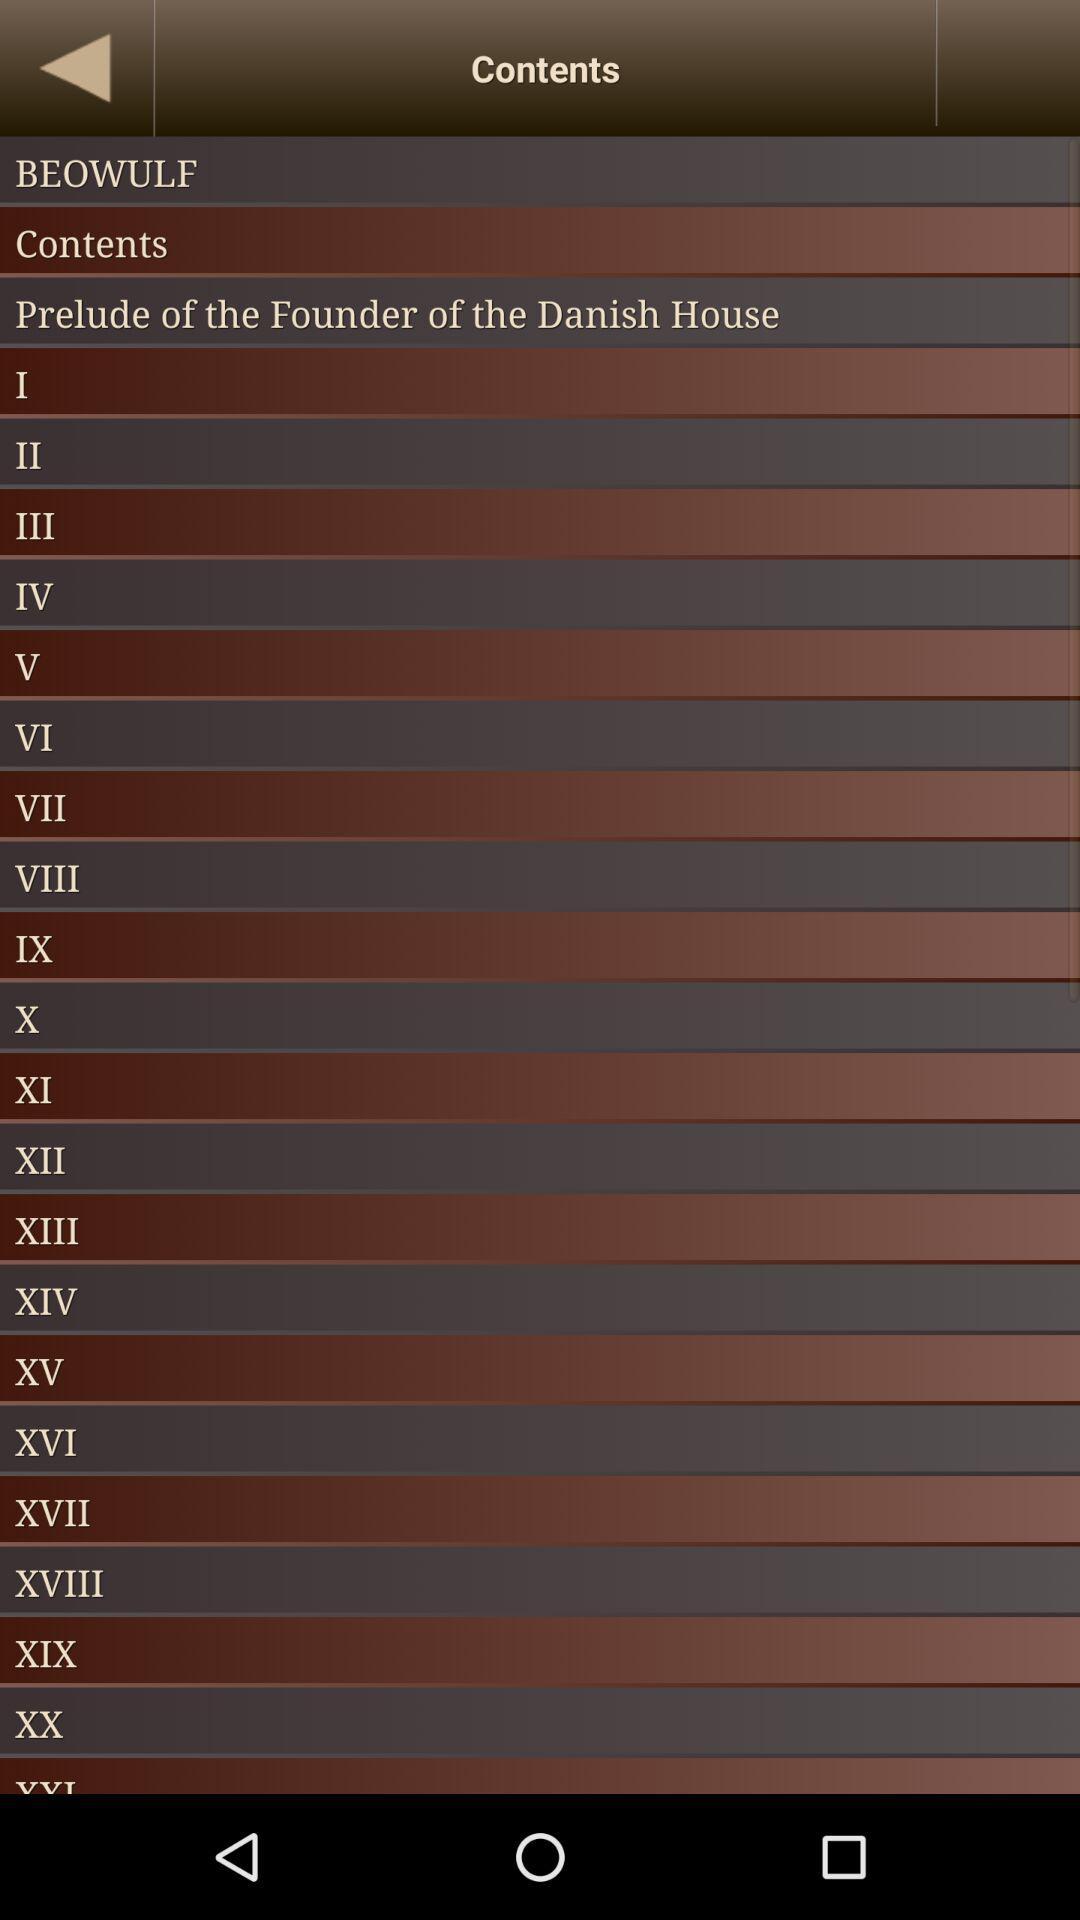 This screenshot has width=1080, height=1920. What do you see at coordinates (540, 1441) in the screenshot?
I see `item above xvii` at bounding box center [540, 1441].